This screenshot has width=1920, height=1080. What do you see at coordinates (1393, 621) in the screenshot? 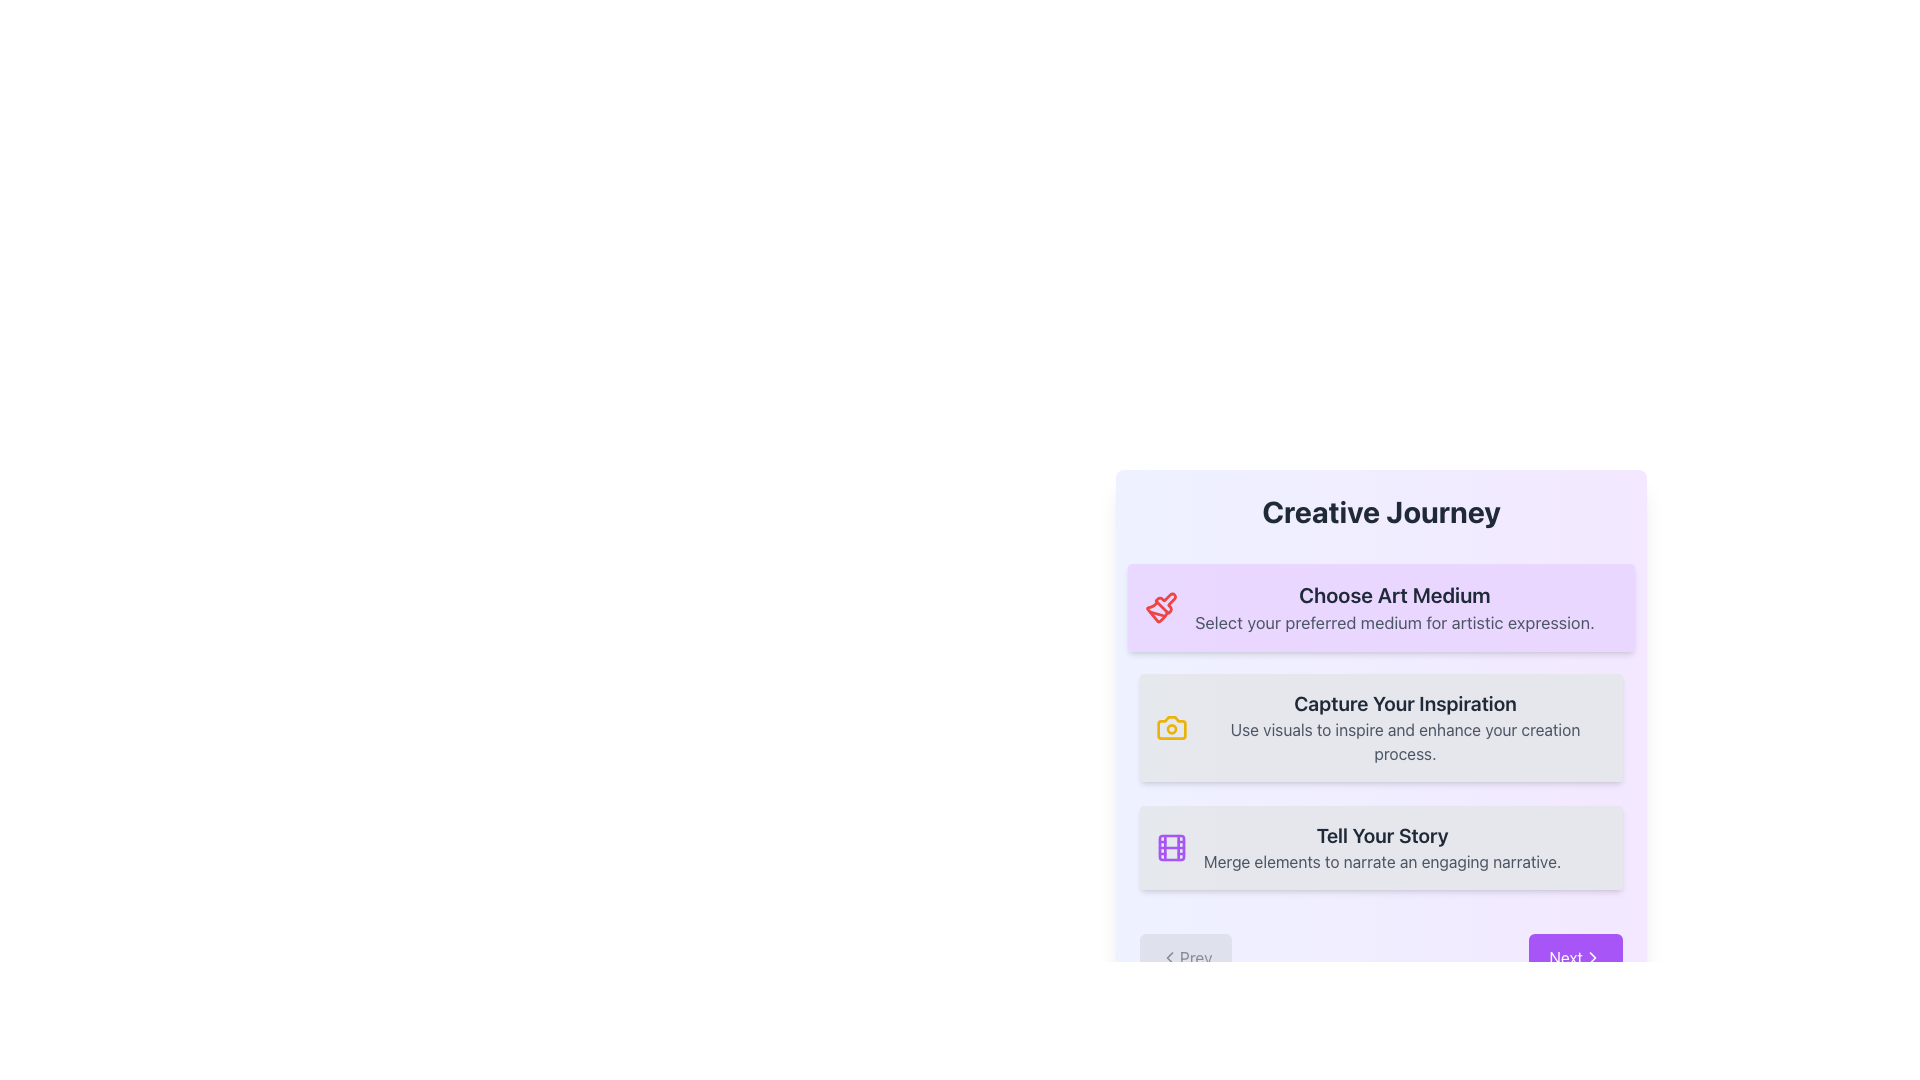
I see `the informative subtitle text label that provides guidance about the 'Choose Art Medium' section, positioned centrally below its heading` at bounding box center [1393, 621].